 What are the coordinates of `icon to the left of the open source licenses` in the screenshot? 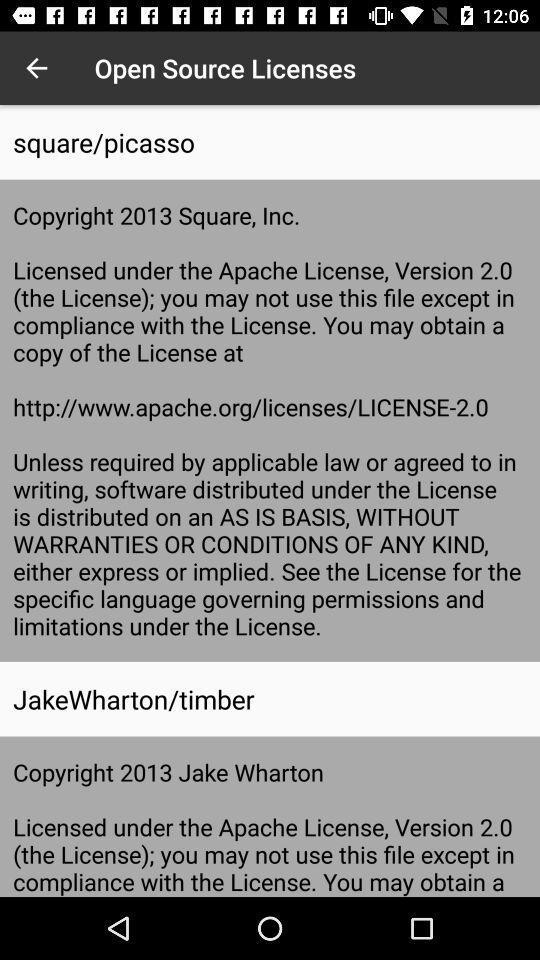 It's located at (36, 68).